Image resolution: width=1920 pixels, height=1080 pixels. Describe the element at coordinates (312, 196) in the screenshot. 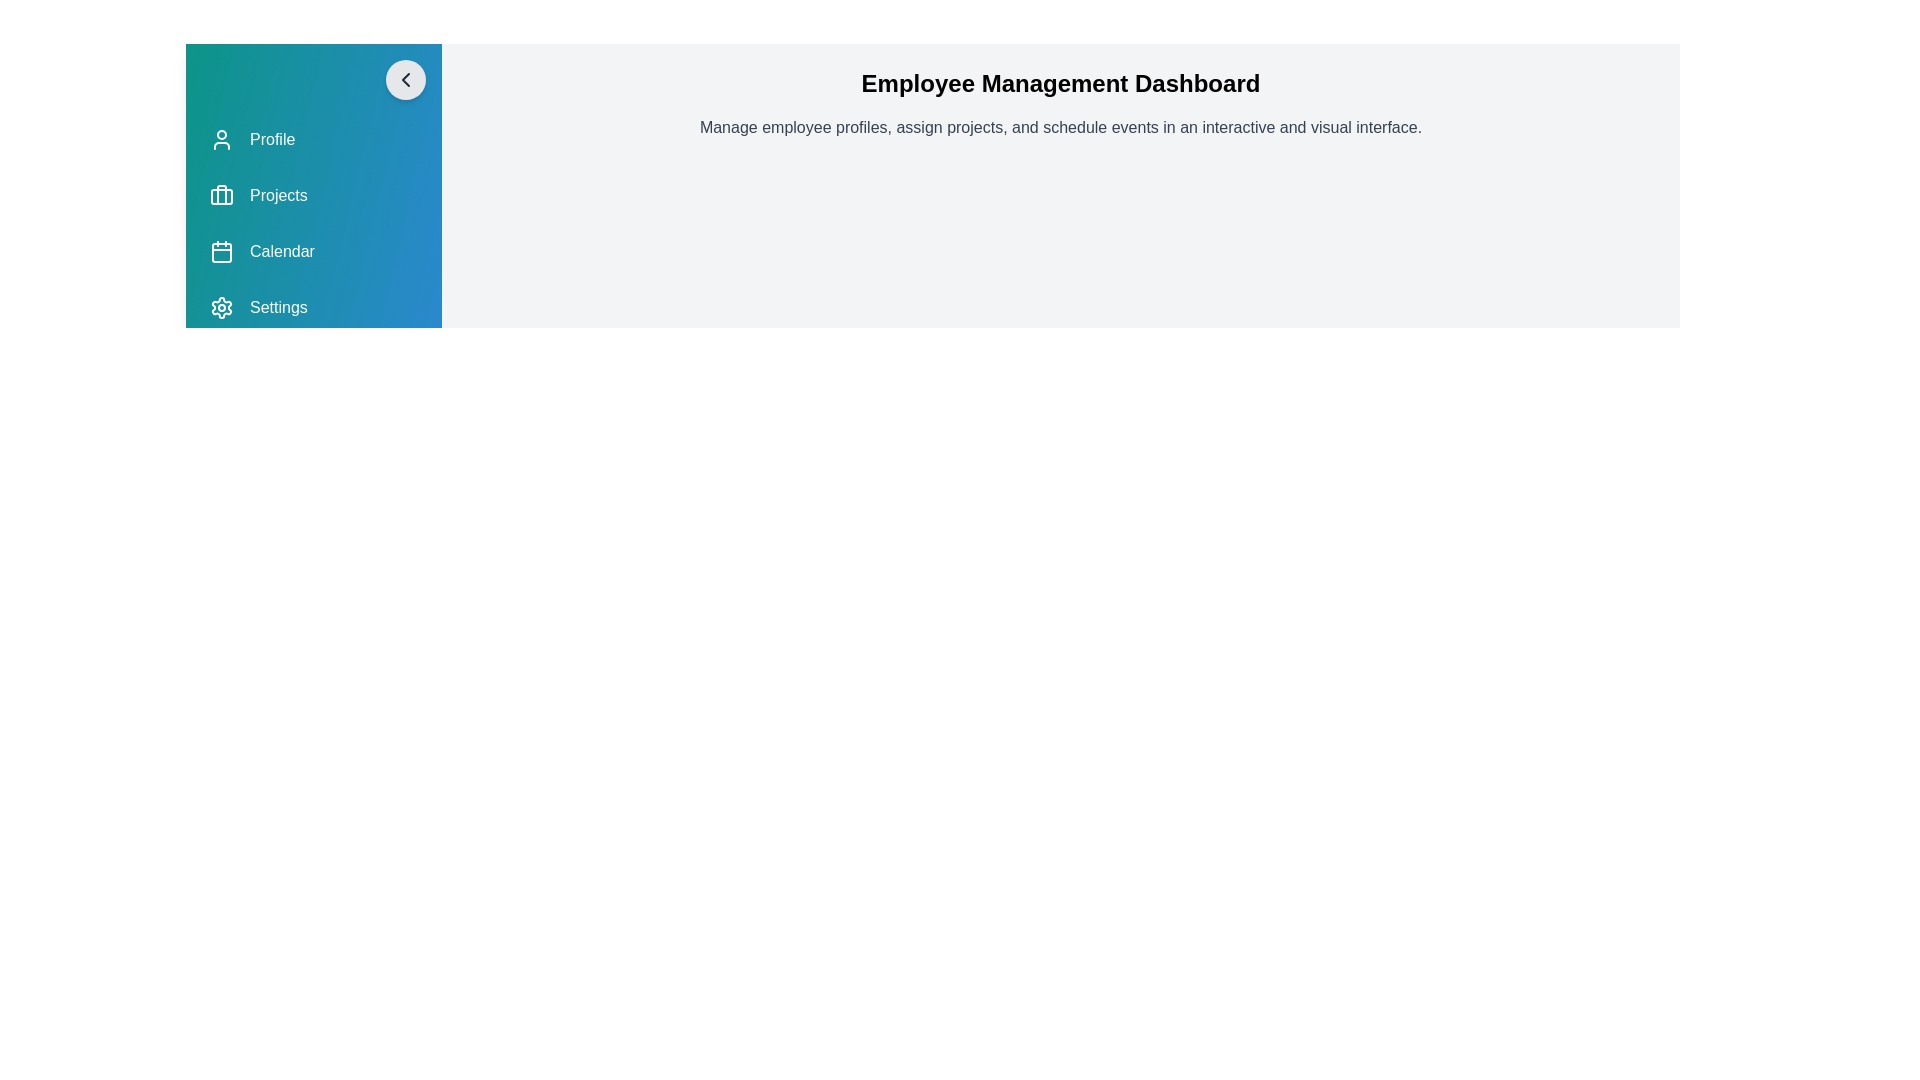

I see `the navigation item Projects from the drawer` at that location.